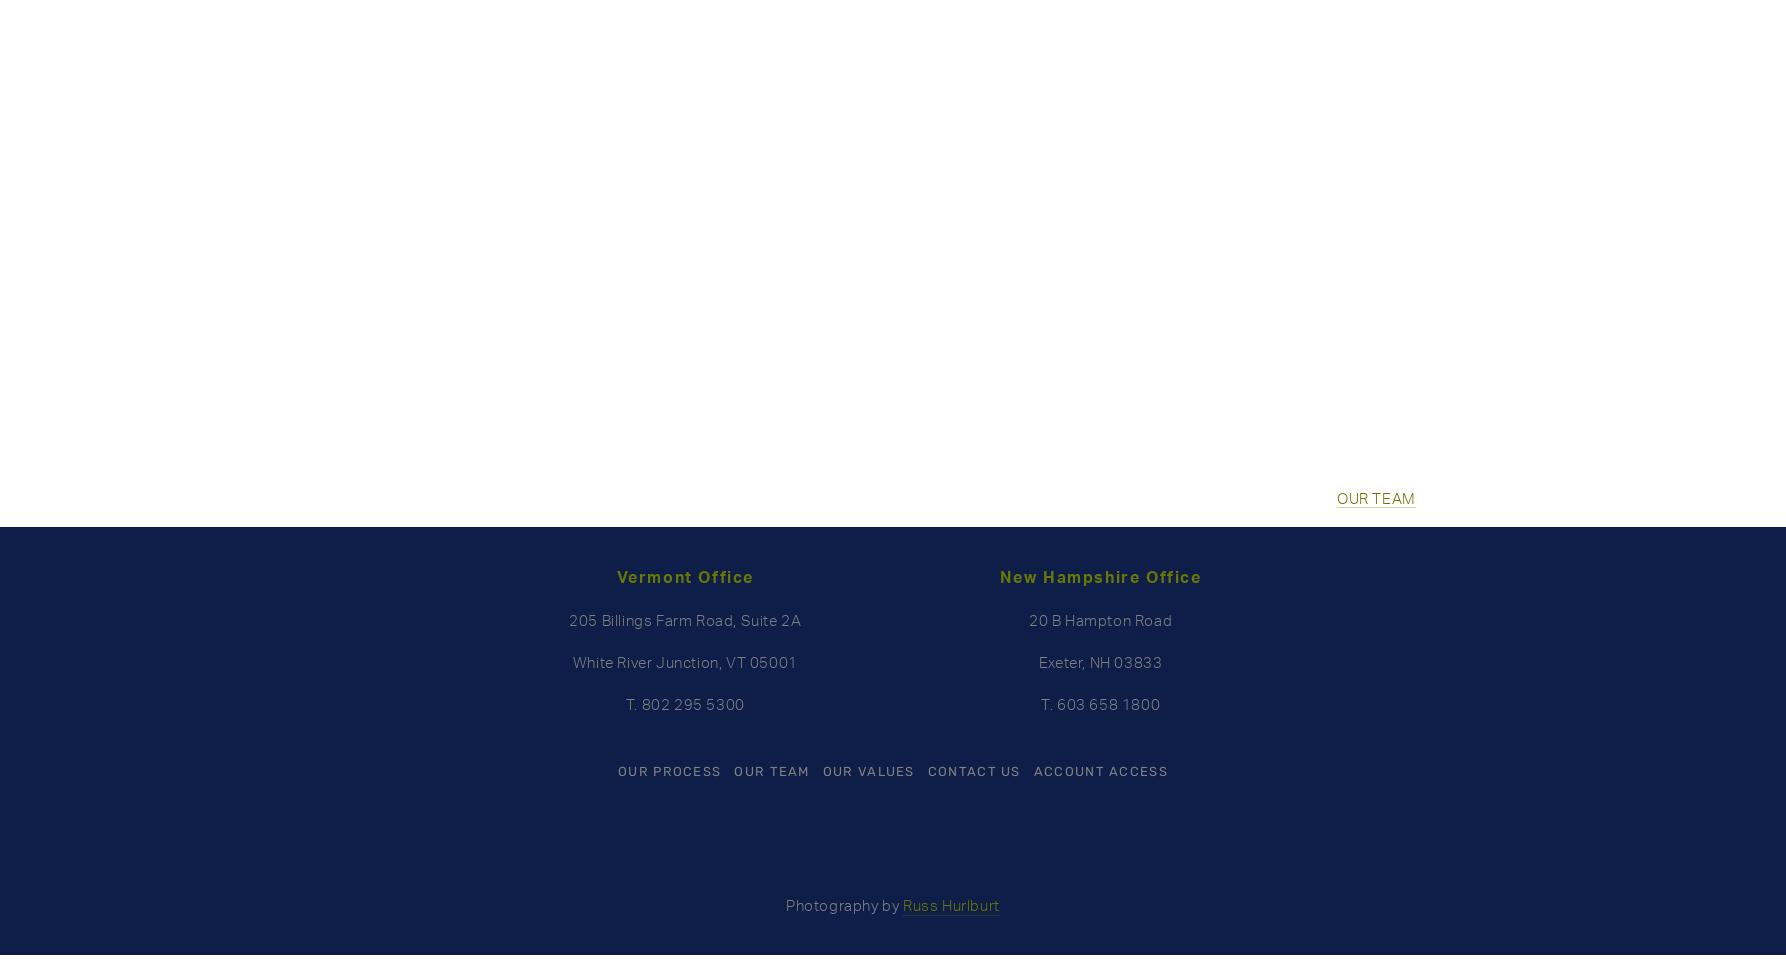 This screenshot has height=964, width=1786. Describe the element at coordinates (1038, 661) in the screenshot. I see `'Exeter, NH 03833'` at that location.